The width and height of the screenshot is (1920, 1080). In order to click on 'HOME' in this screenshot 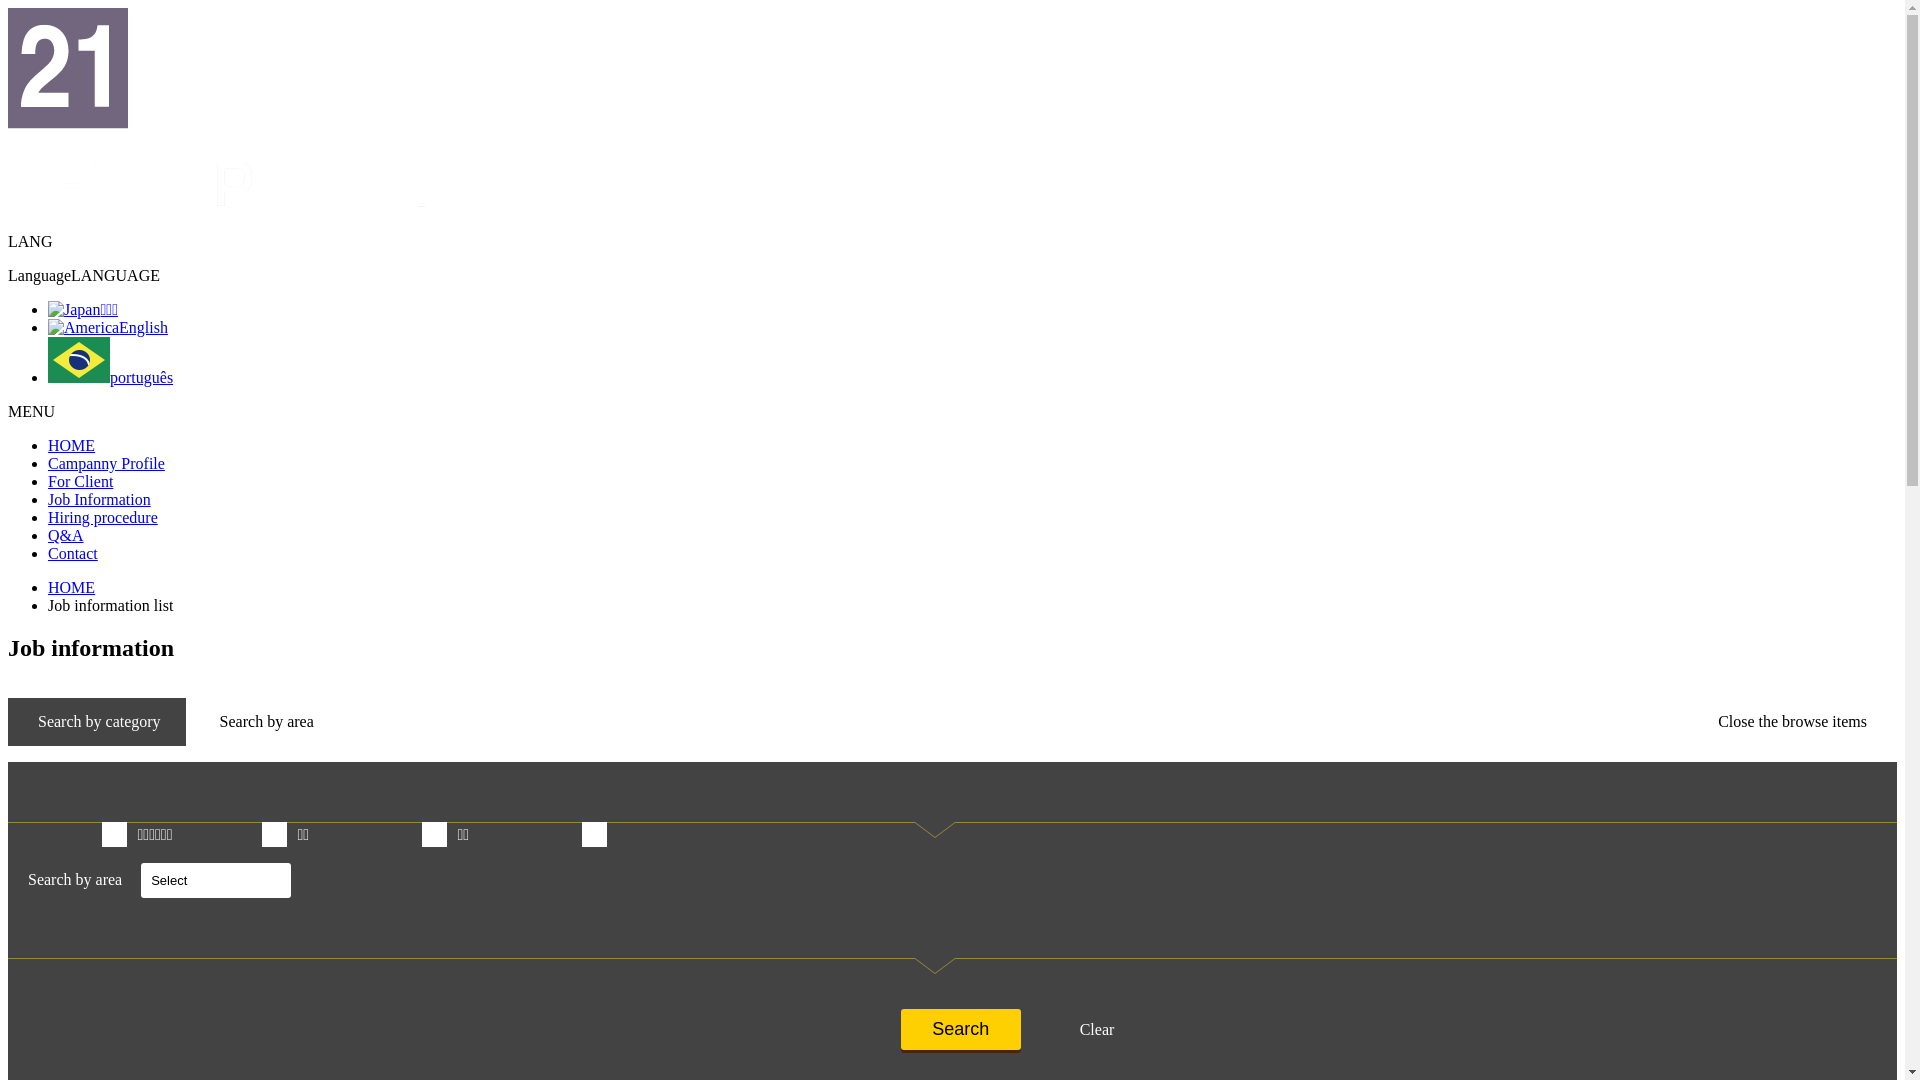, I will do `click(71, 586)`.